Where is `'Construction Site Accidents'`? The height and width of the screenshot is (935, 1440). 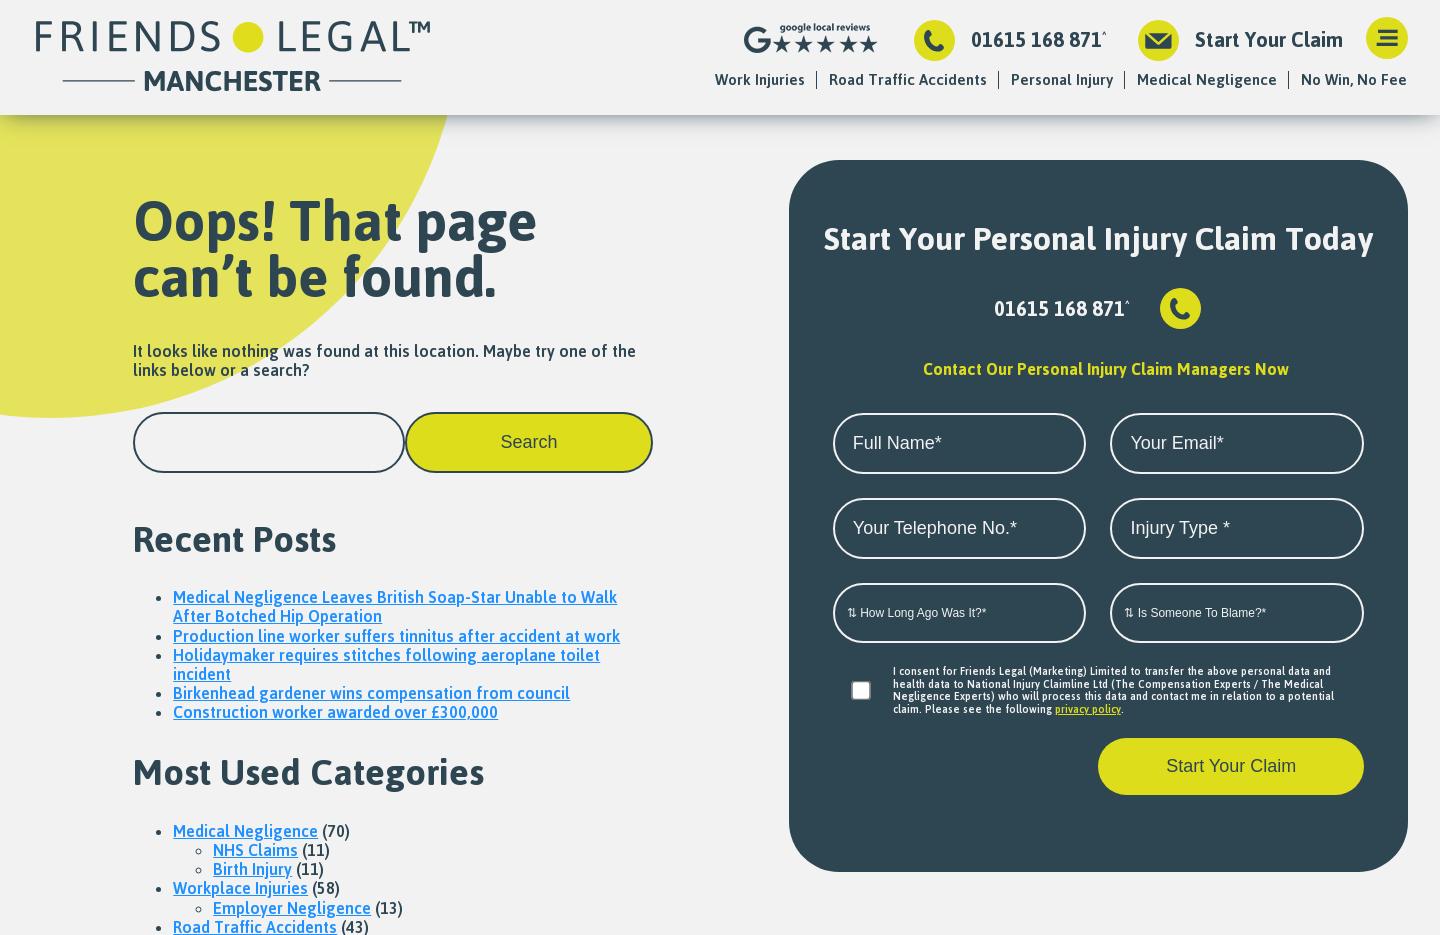
'Construction Site Accidents' is located at coordinates (757, 128).